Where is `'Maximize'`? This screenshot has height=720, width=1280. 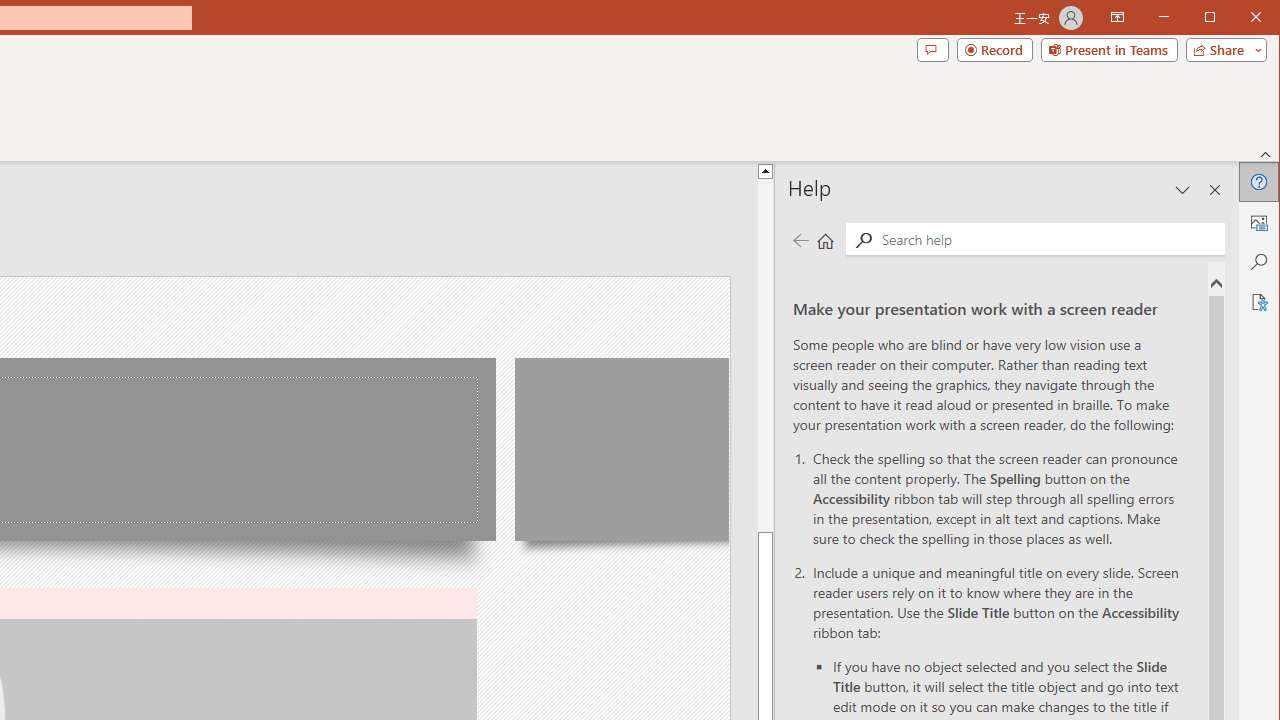 'Maximize' is located at coordinates (1238, 19).